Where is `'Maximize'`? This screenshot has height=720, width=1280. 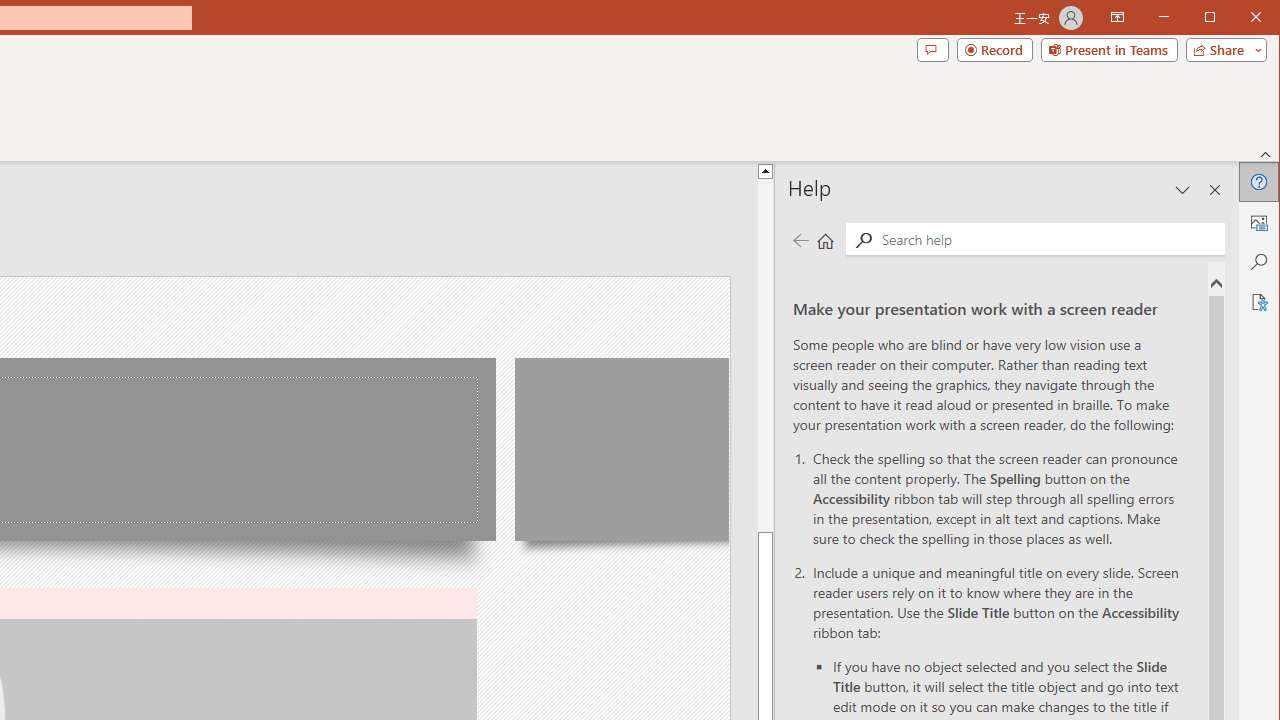 'Maximize' is located at coordinates (1238, 19).